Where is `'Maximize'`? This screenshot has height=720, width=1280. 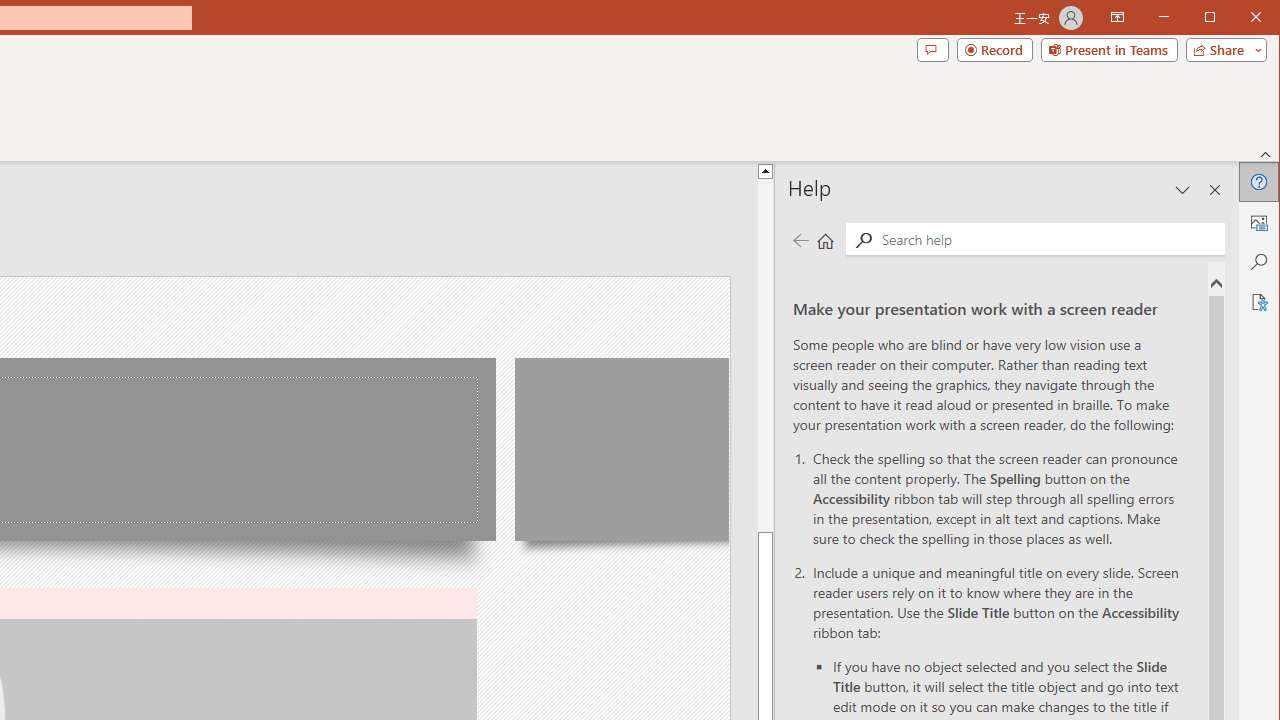 'Maximize' is located at coordinates (1238, 19).